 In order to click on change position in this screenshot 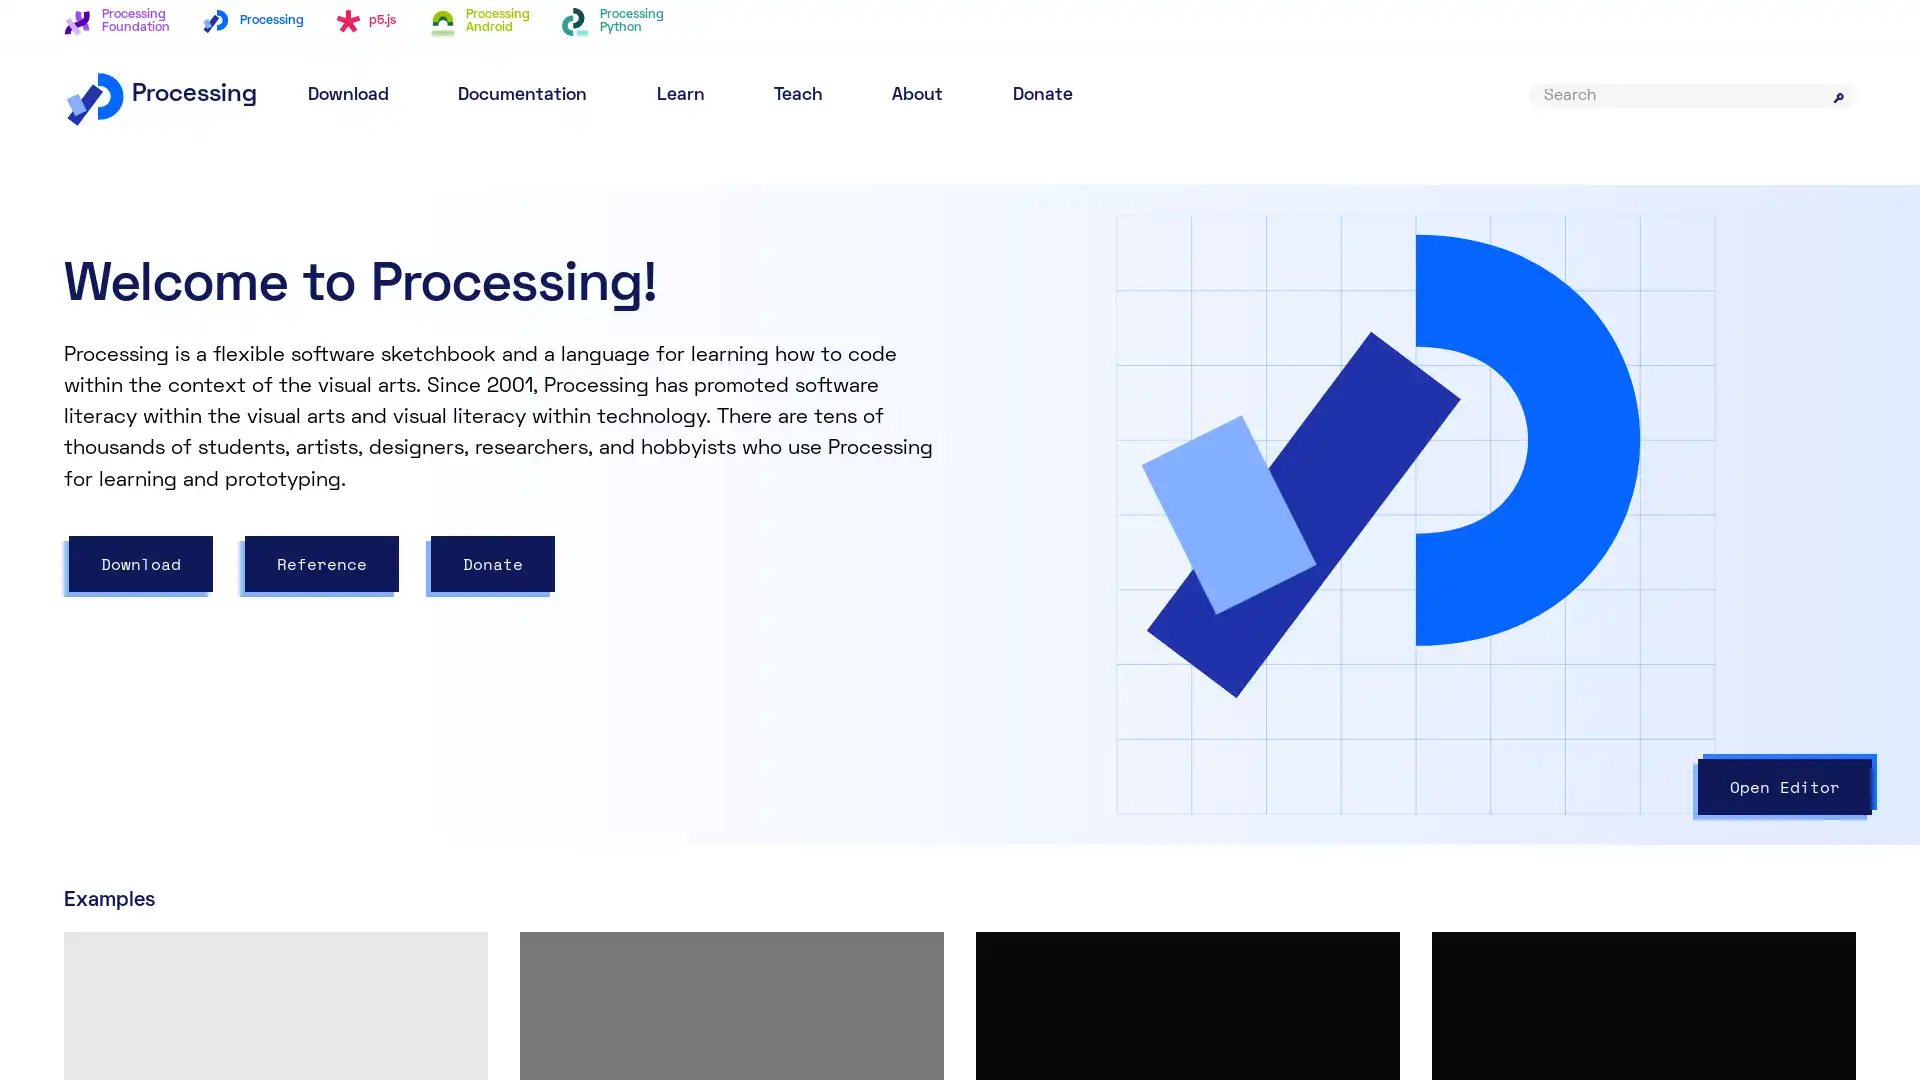, I will do `click(1148, 479)`.